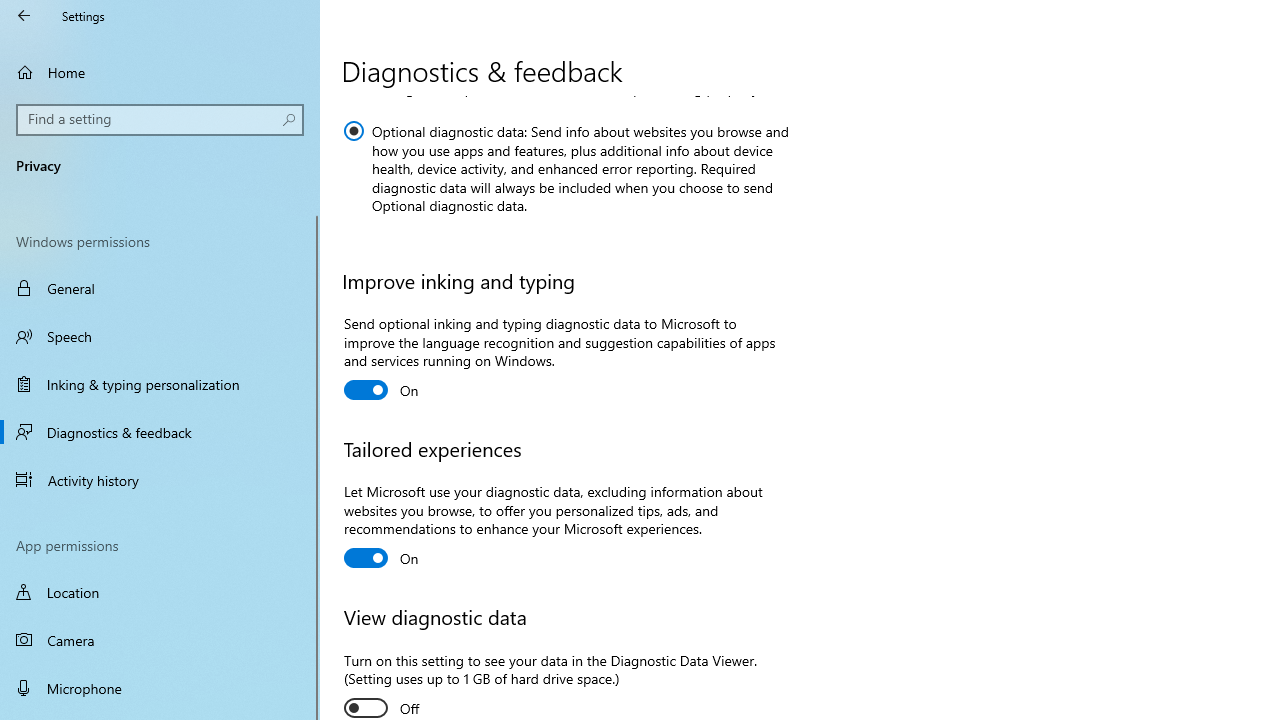  What do you see at coordinates (160, 384) in the screenshot?
I see `'Inking & typing personalization'` at bounding box center [160, 384].